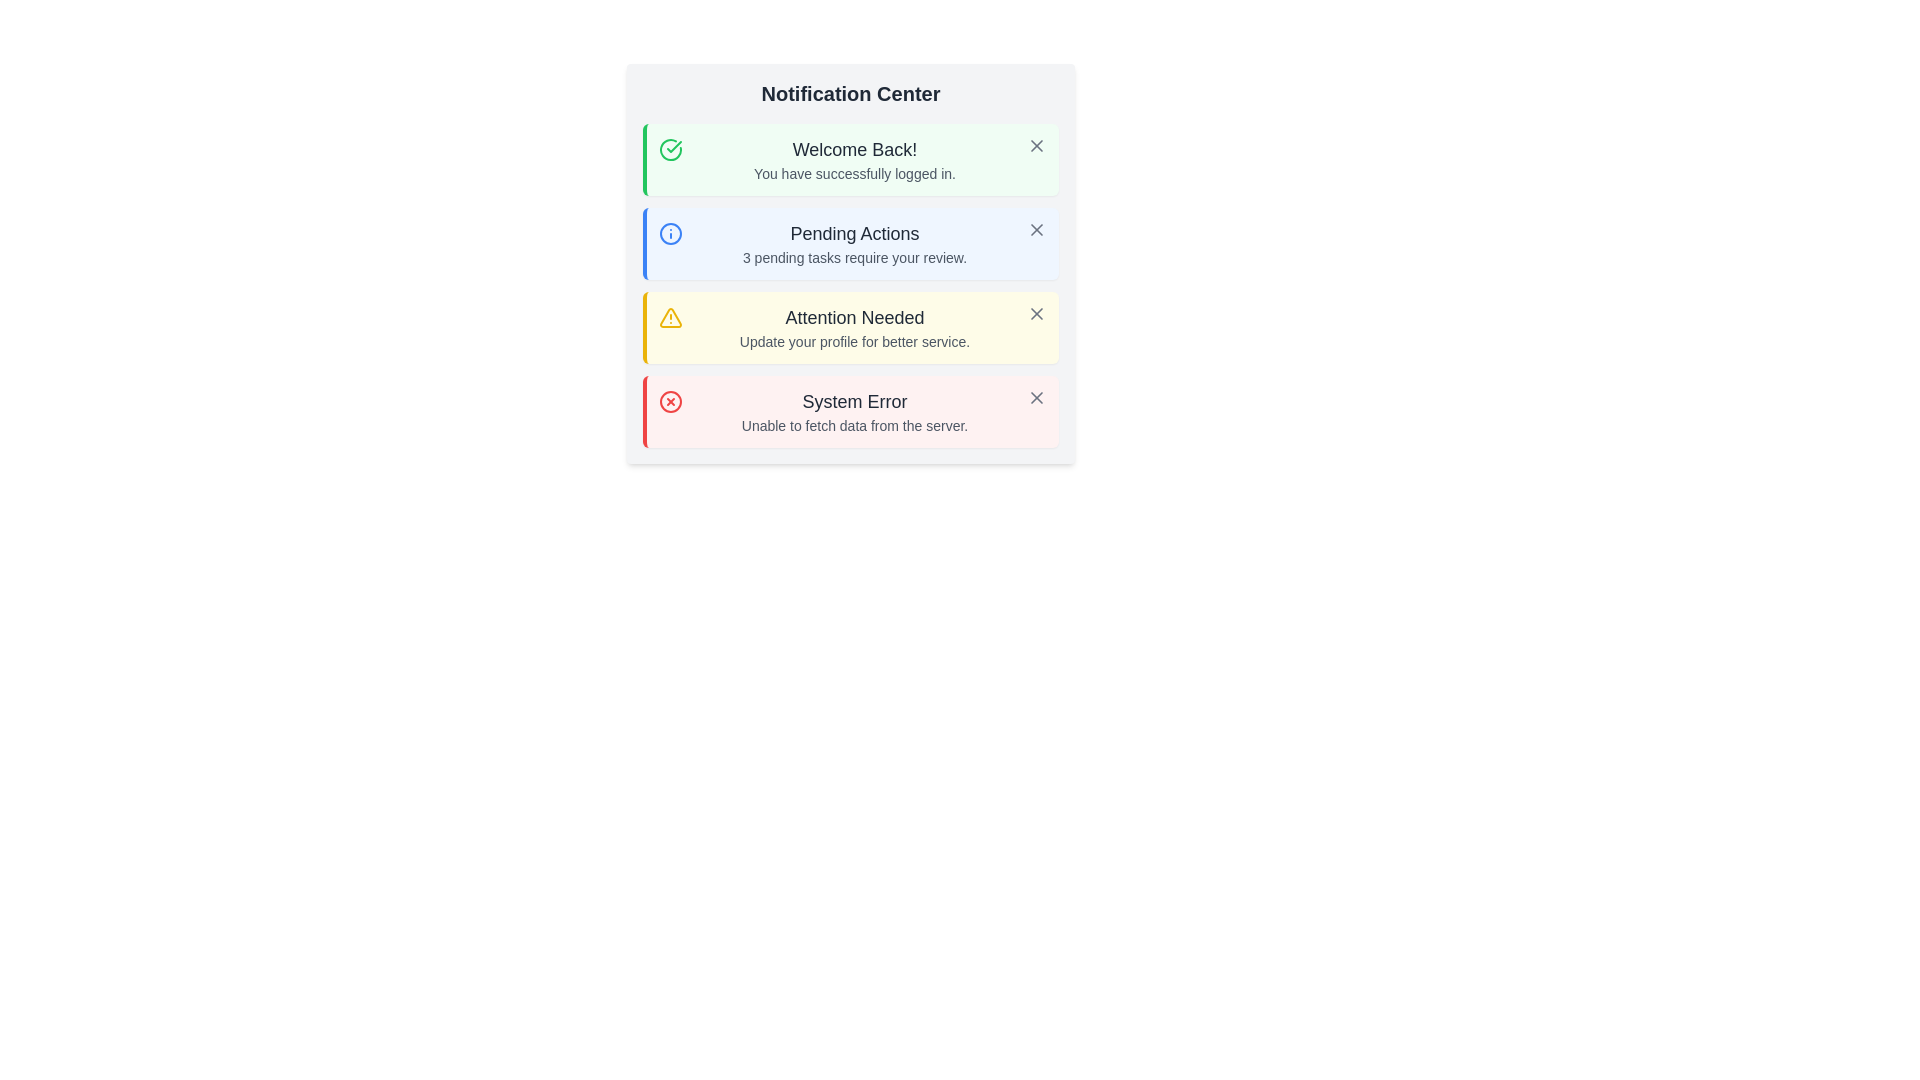 This screenshot has width=1920, height=1080. I want to click on the 'Pending Actions' text label, which is a prominent header in dark gray, indicating pending tasks in the Notification Center, so click(854, 233).